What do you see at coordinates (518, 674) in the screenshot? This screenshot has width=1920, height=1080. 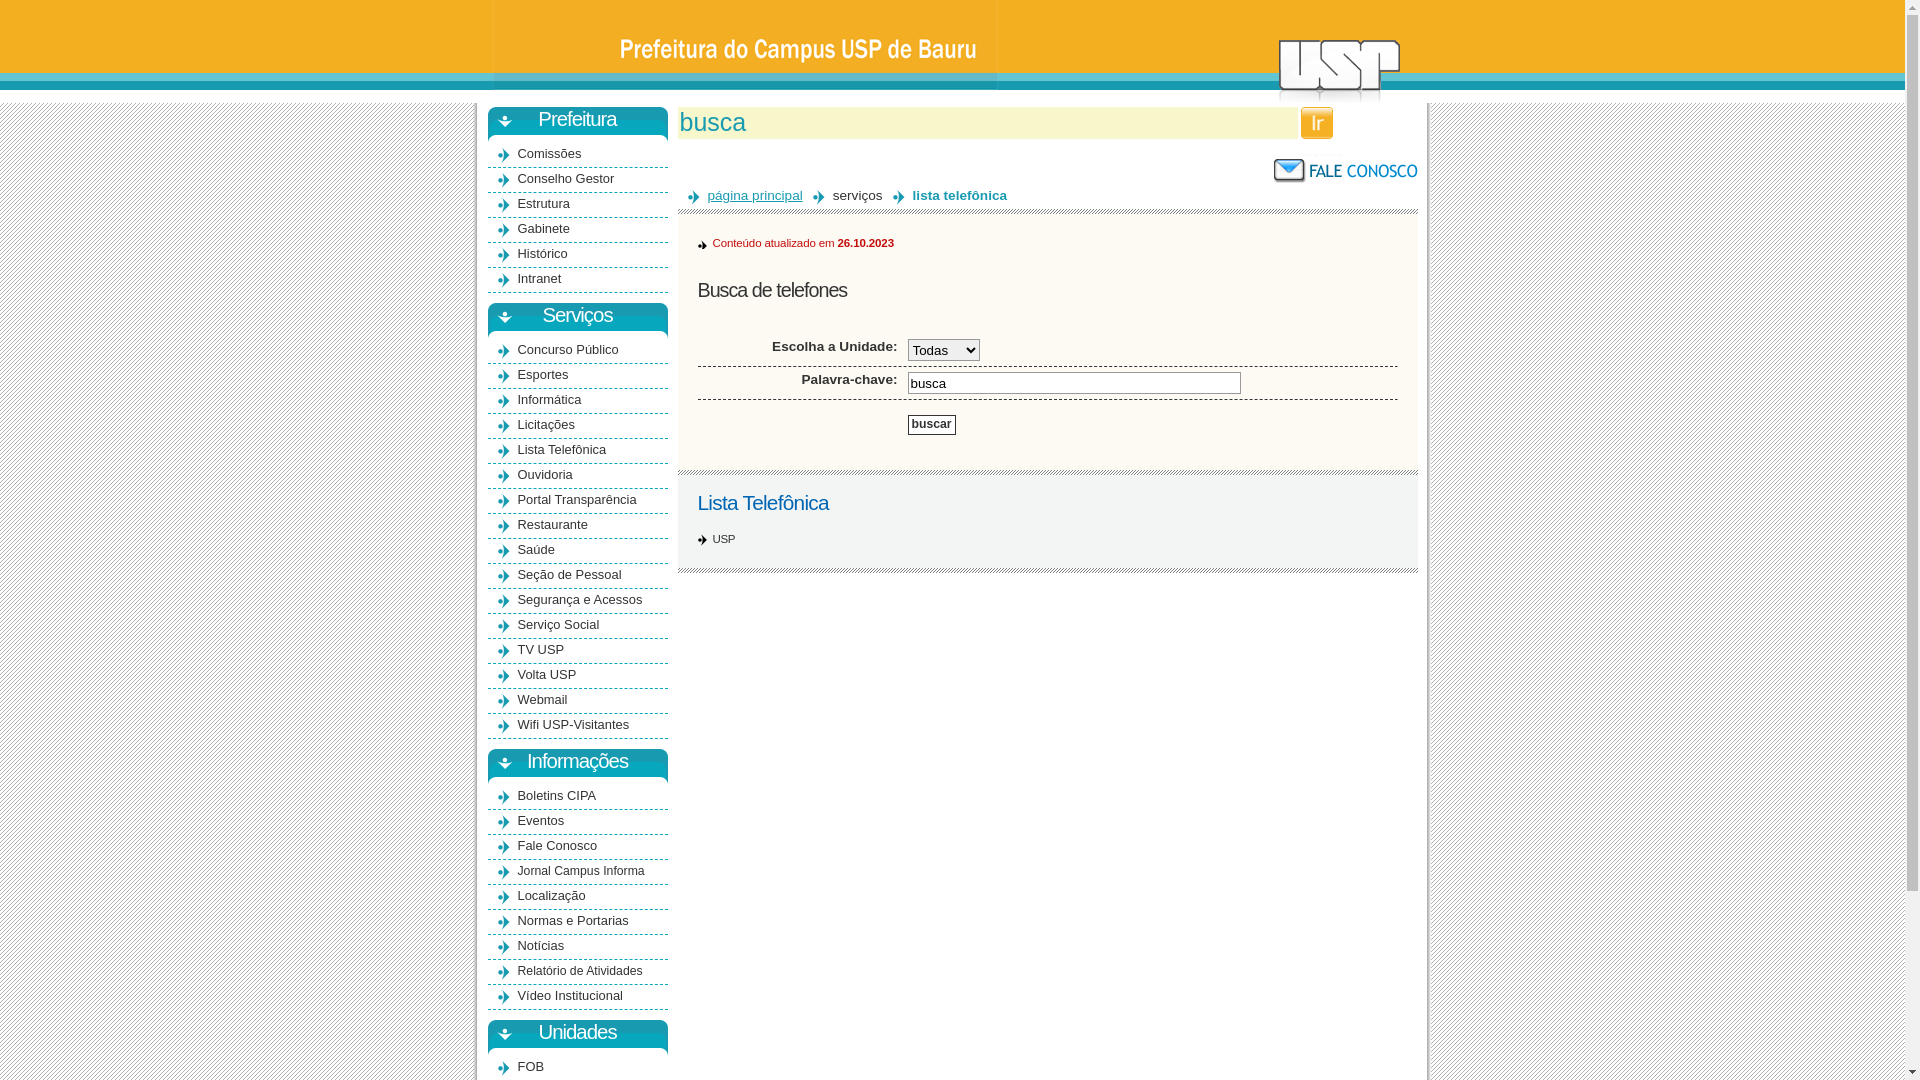 I see `'Volta USP'` at bounding box center [518, 674].